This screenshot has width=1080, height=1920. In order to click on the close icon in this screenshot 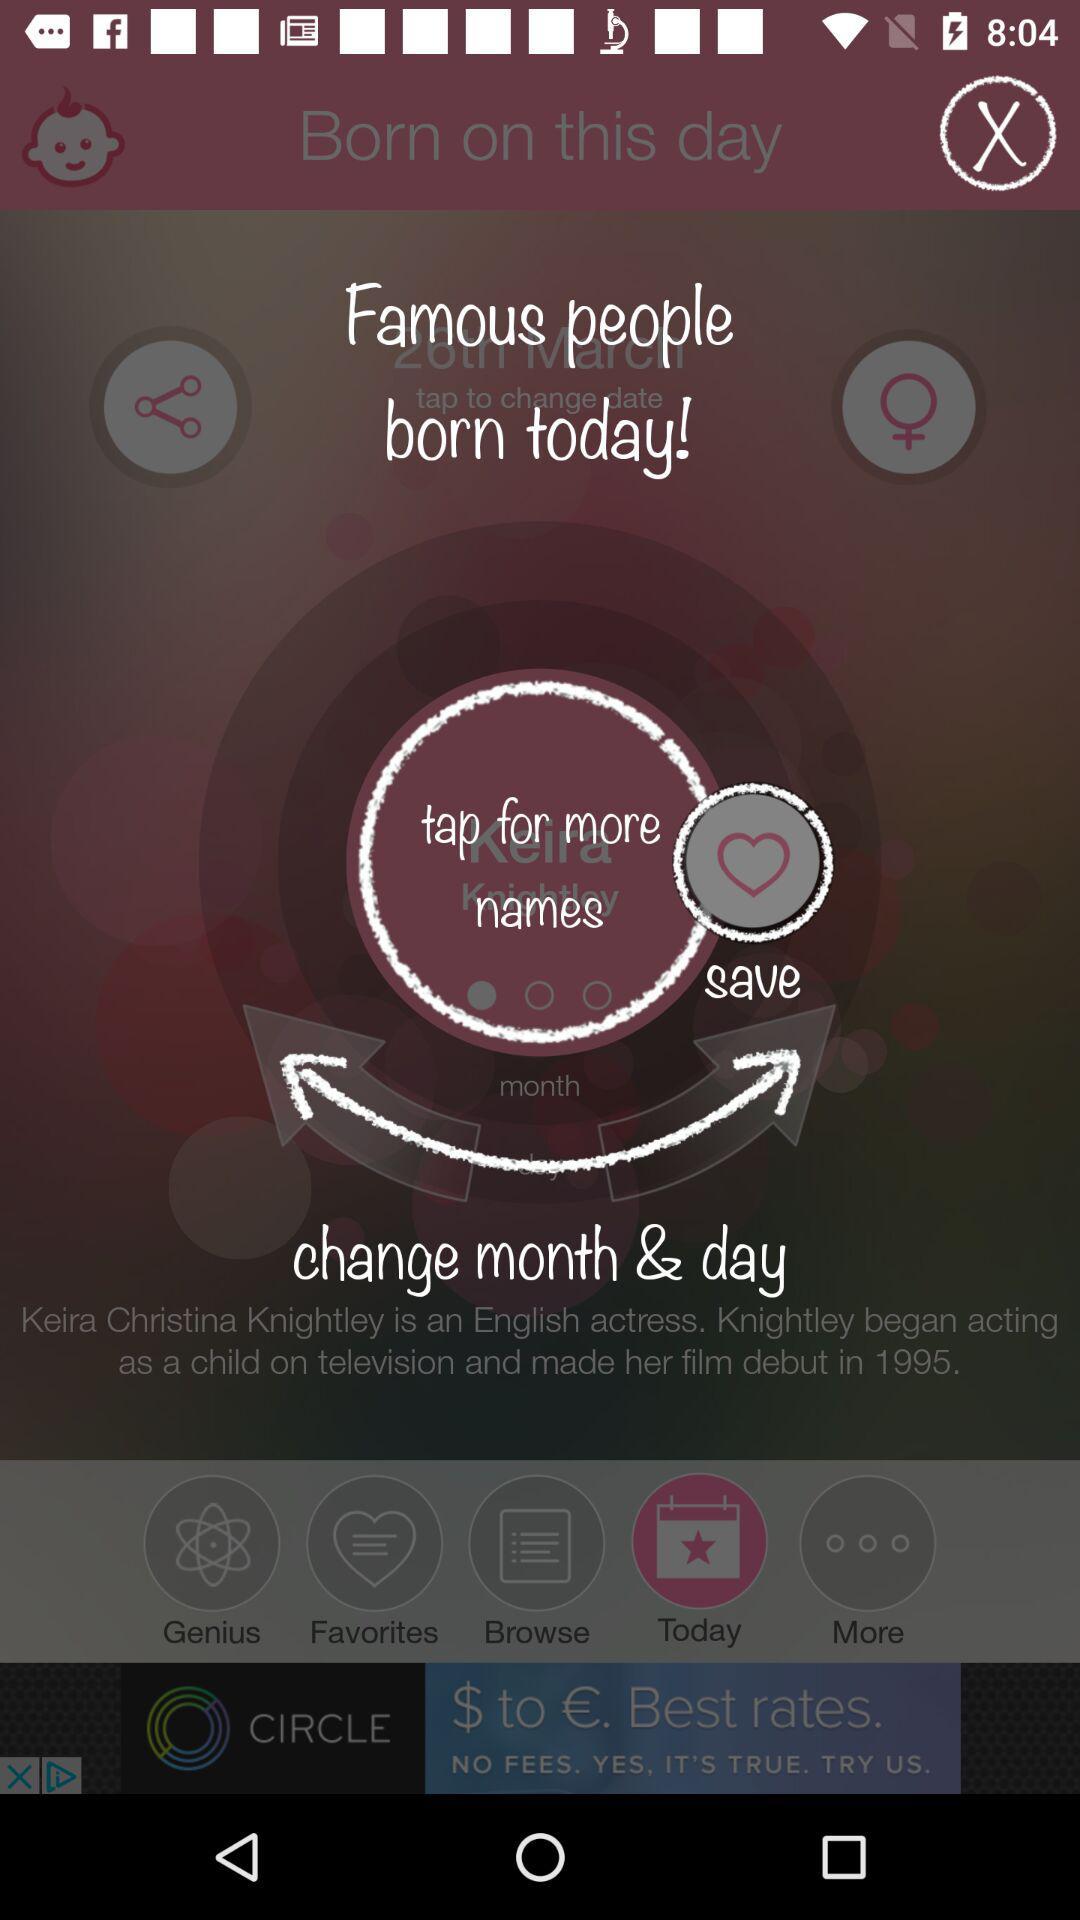, I will do `click(998, 142)`.